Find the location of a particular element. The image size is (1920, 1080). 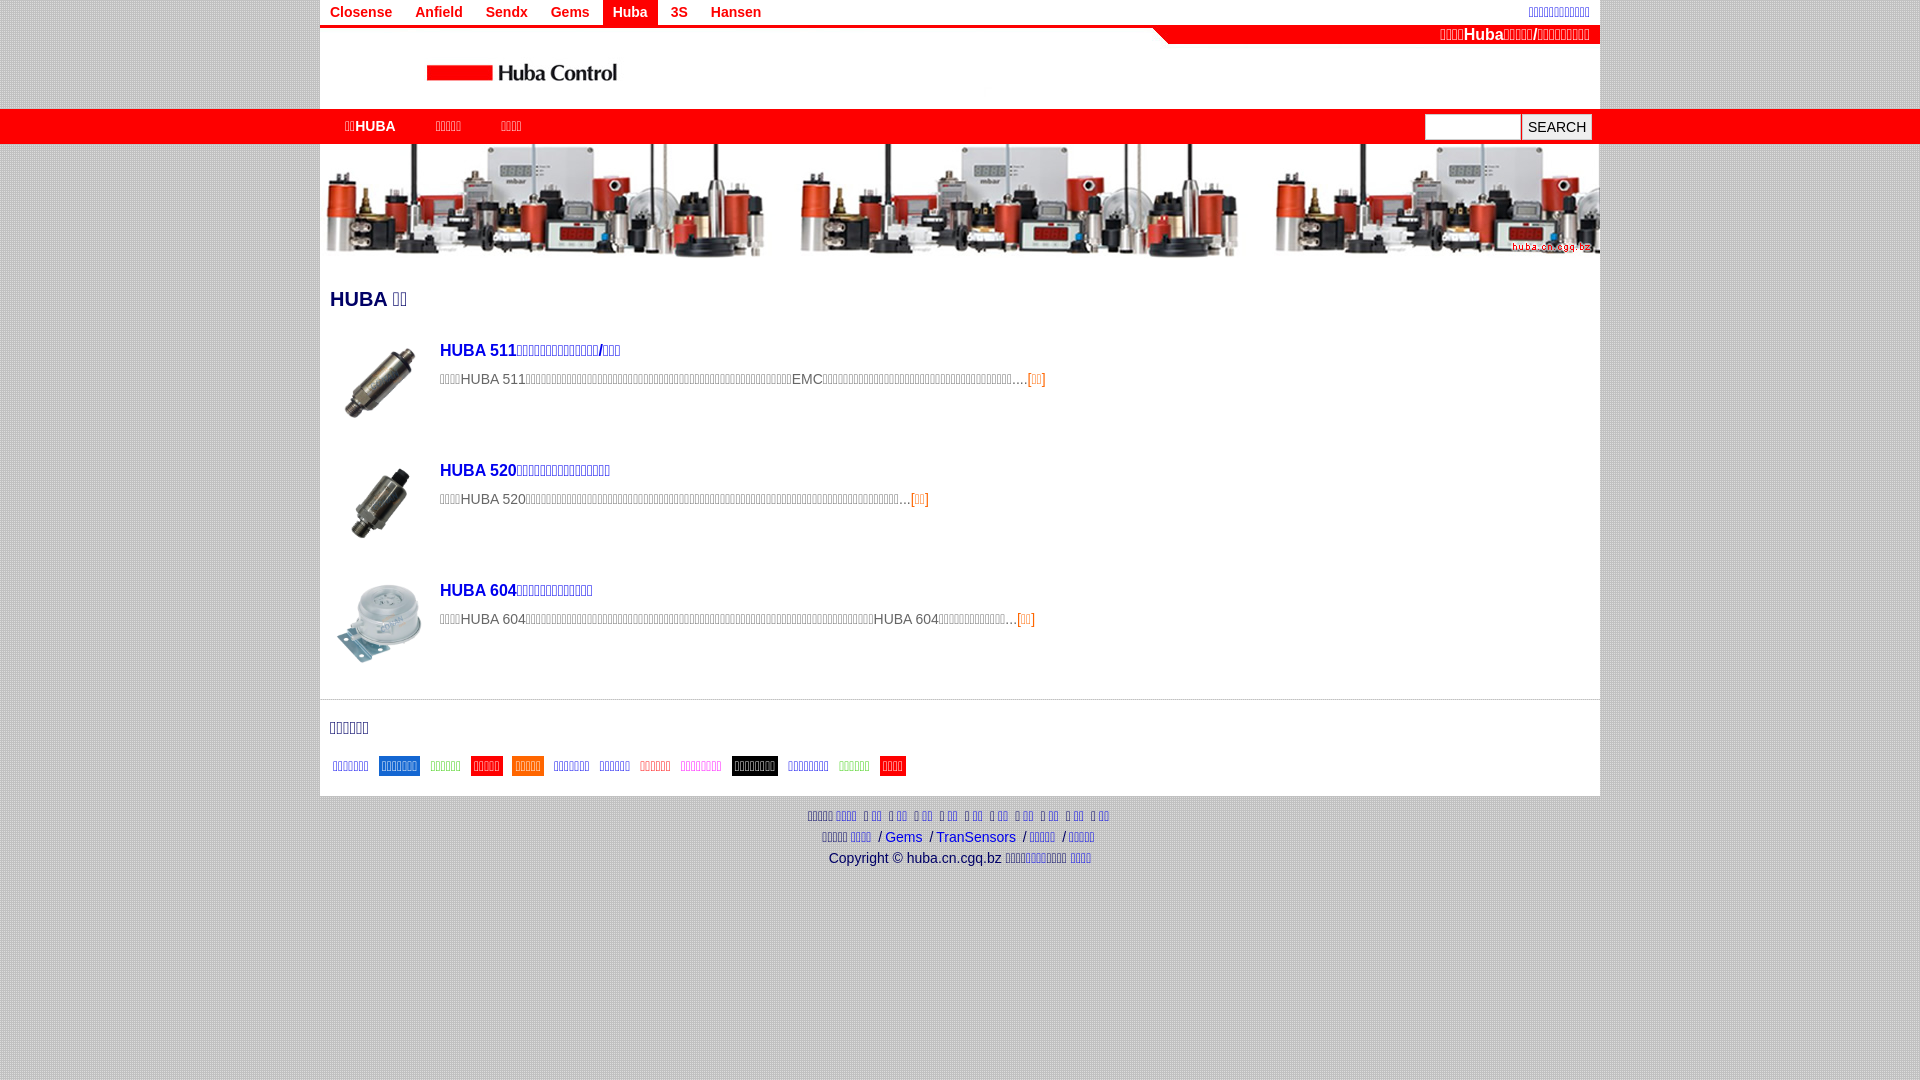

'Closense' is located at coordinates (320, 12).